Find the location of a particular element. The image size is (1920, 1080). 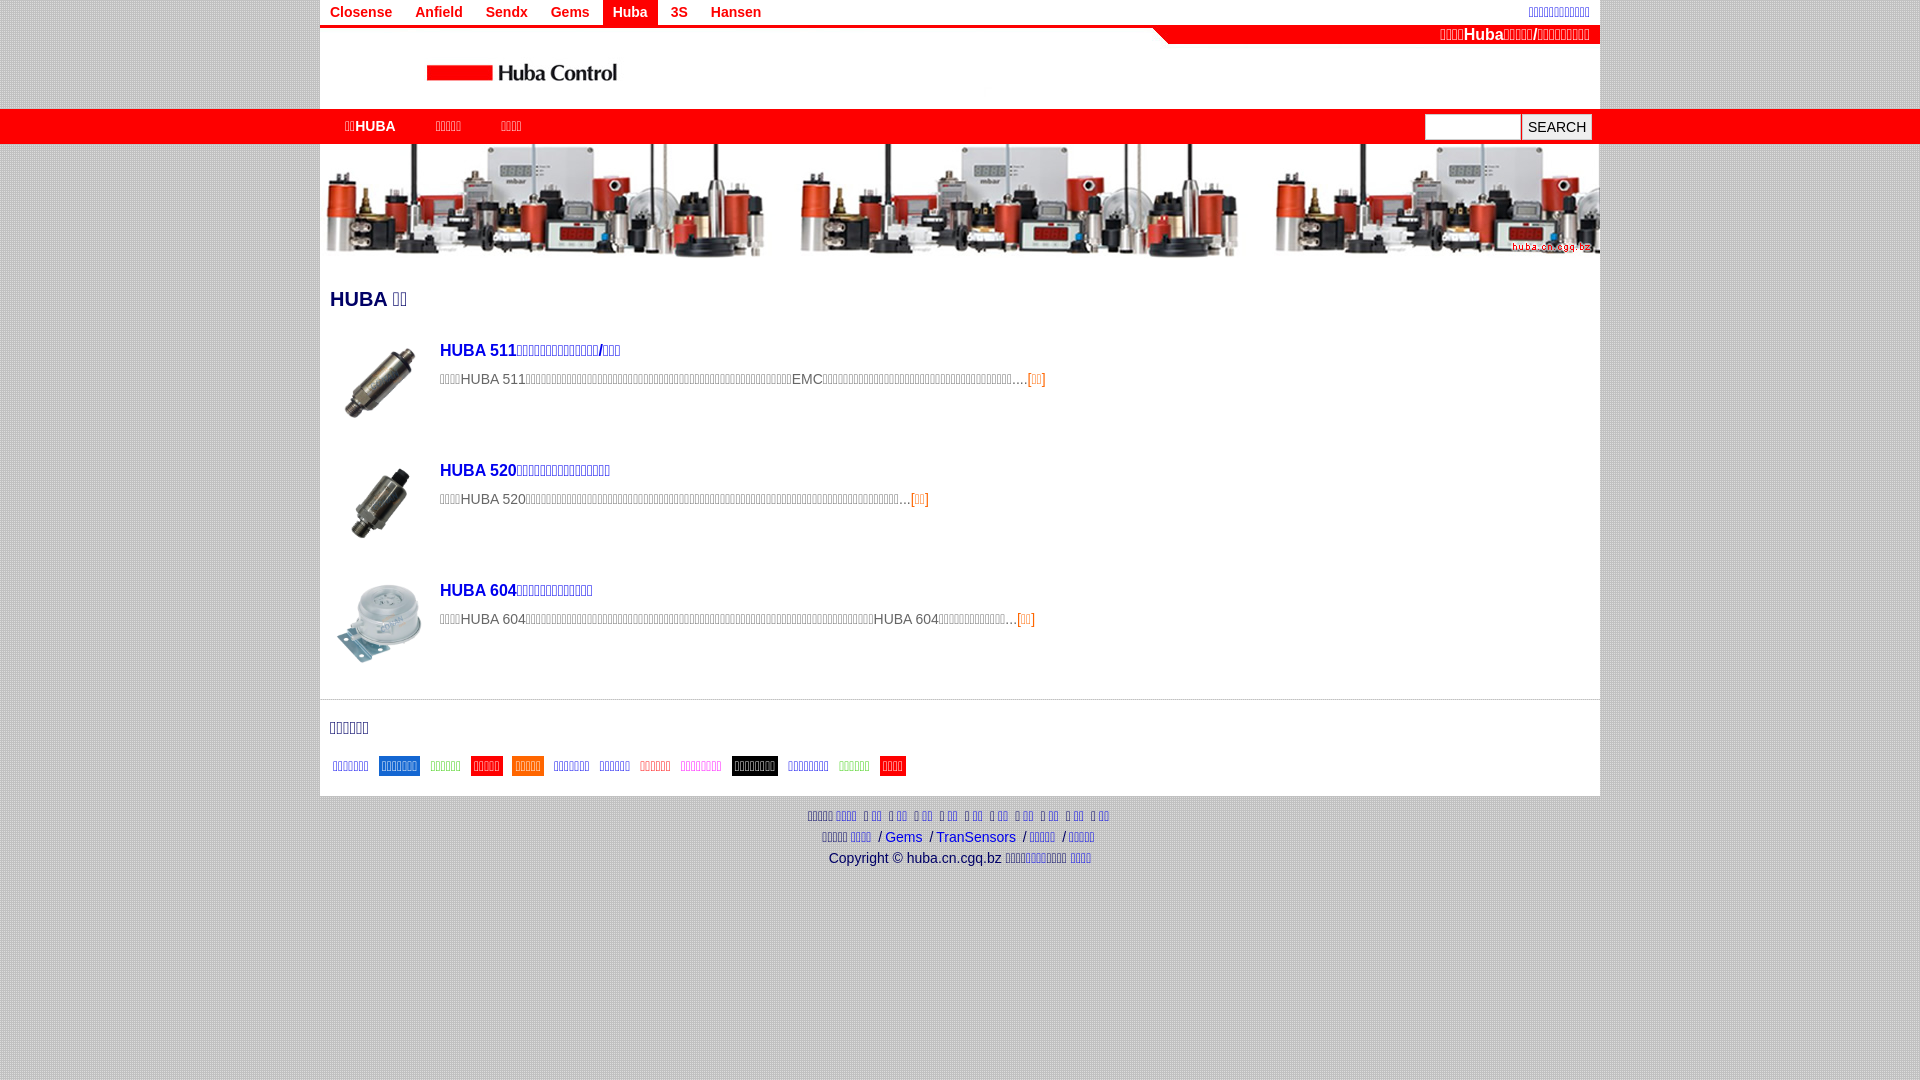

'Closense' is located at coordinates (320, 12).